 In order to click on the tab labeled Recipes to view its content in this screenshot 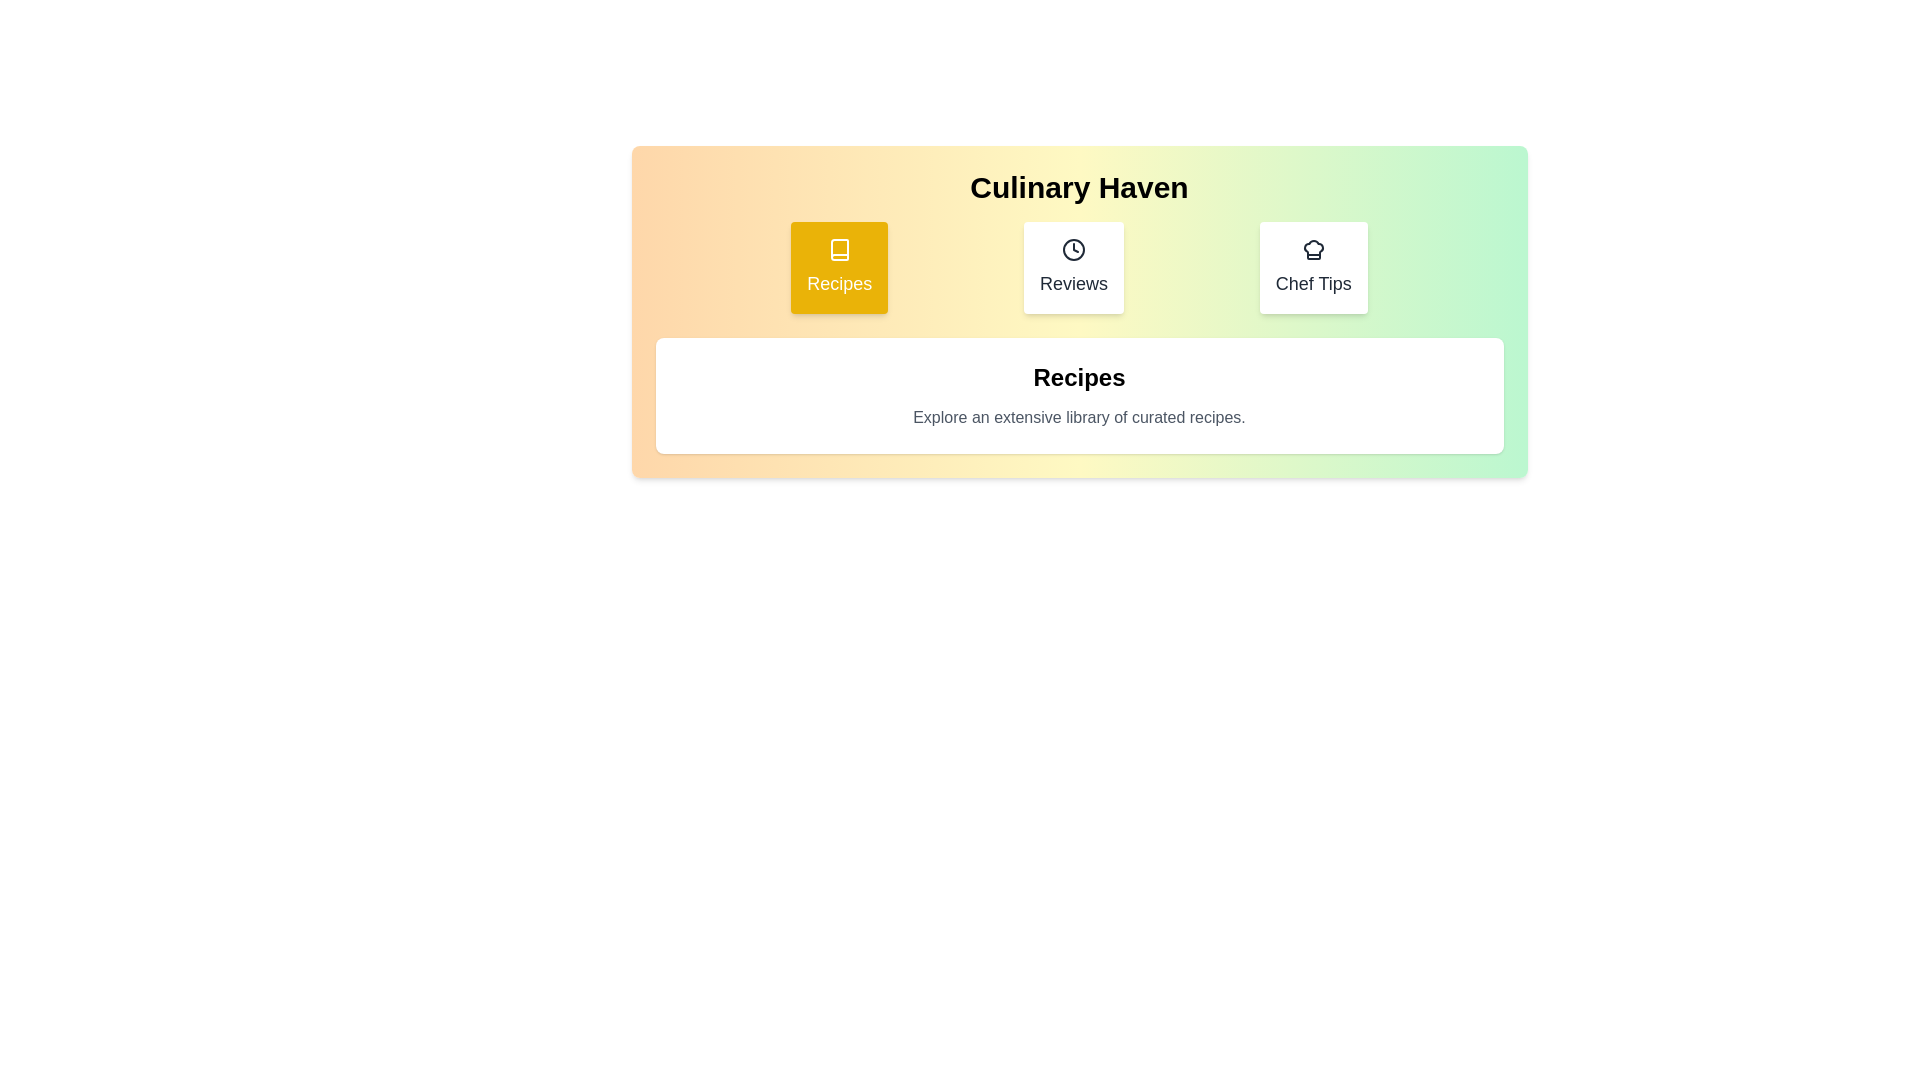, I will do `click(839, 266)`.